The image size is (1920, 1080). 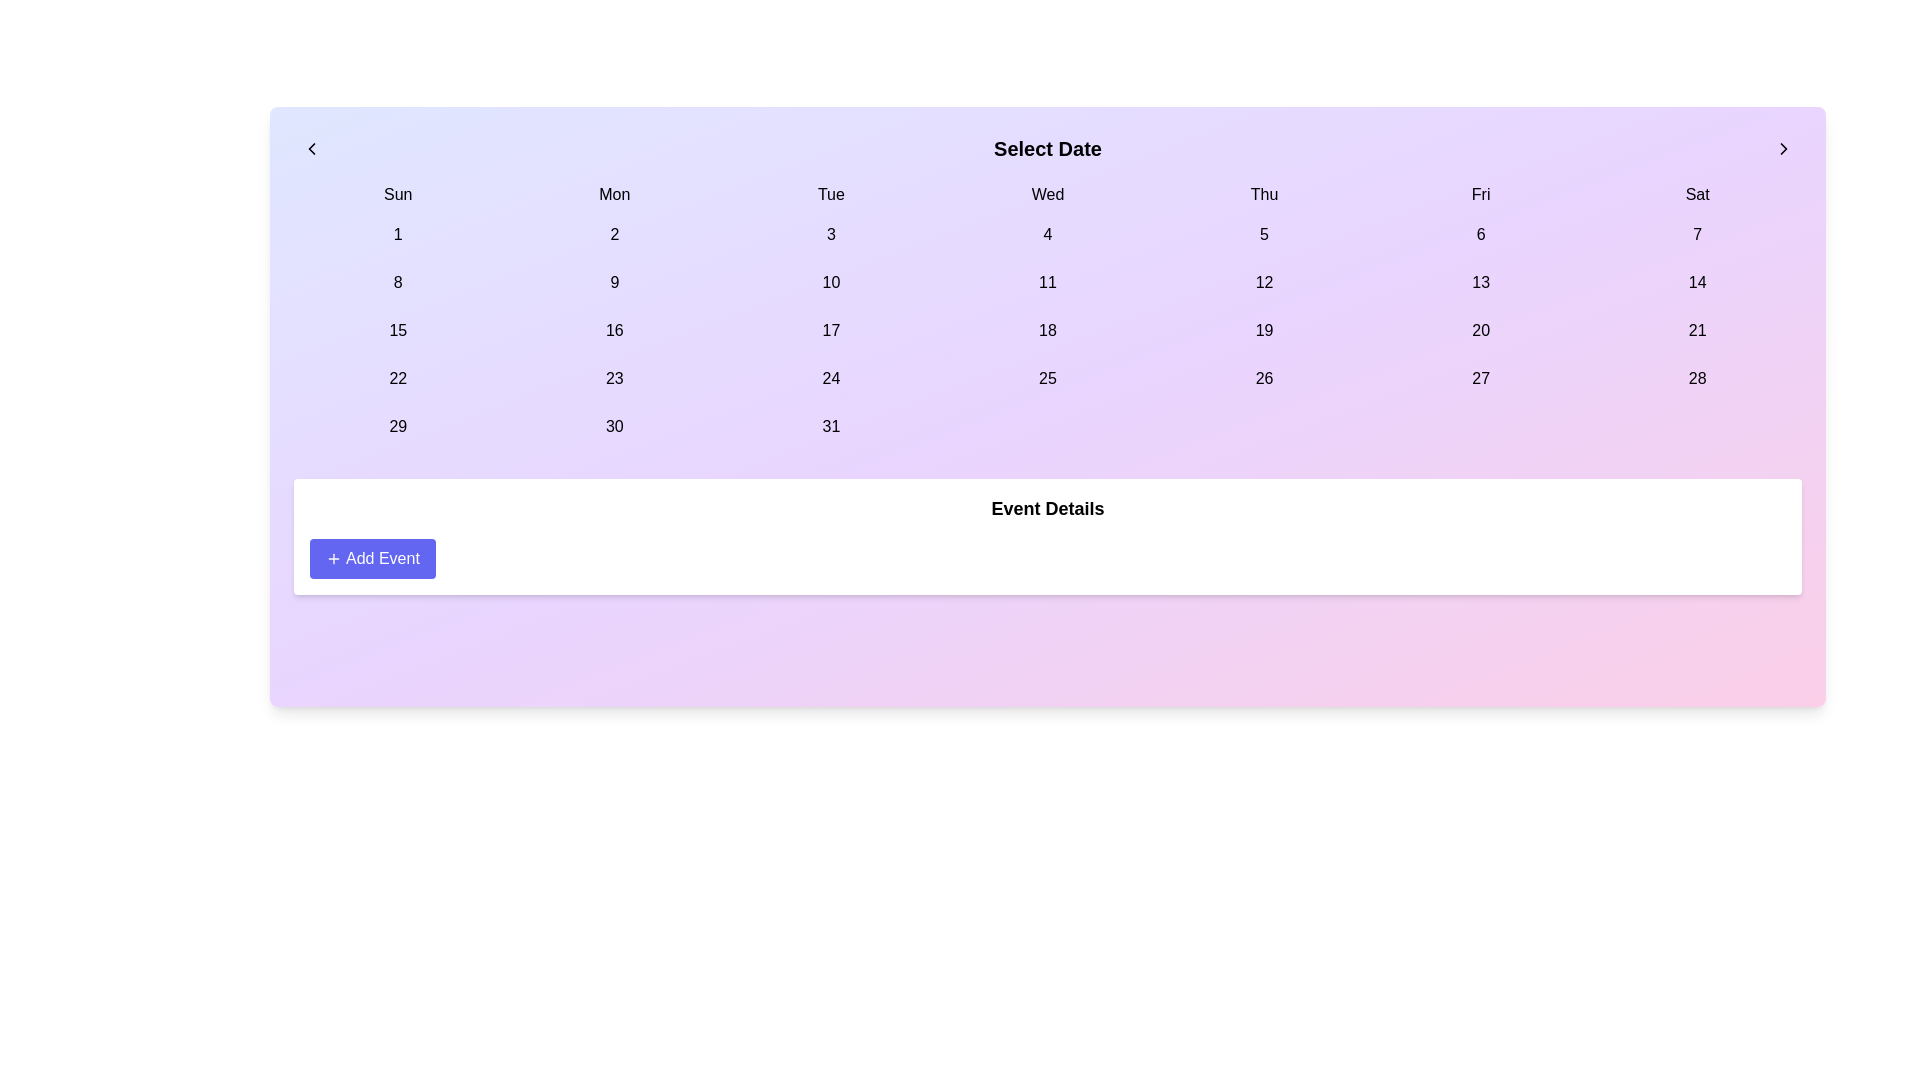 I want to click on the selectable day button for the 17th day in the calendar interface, located in the 'Tue' column and third row between '16' and '18', so click(x=831, y=330).